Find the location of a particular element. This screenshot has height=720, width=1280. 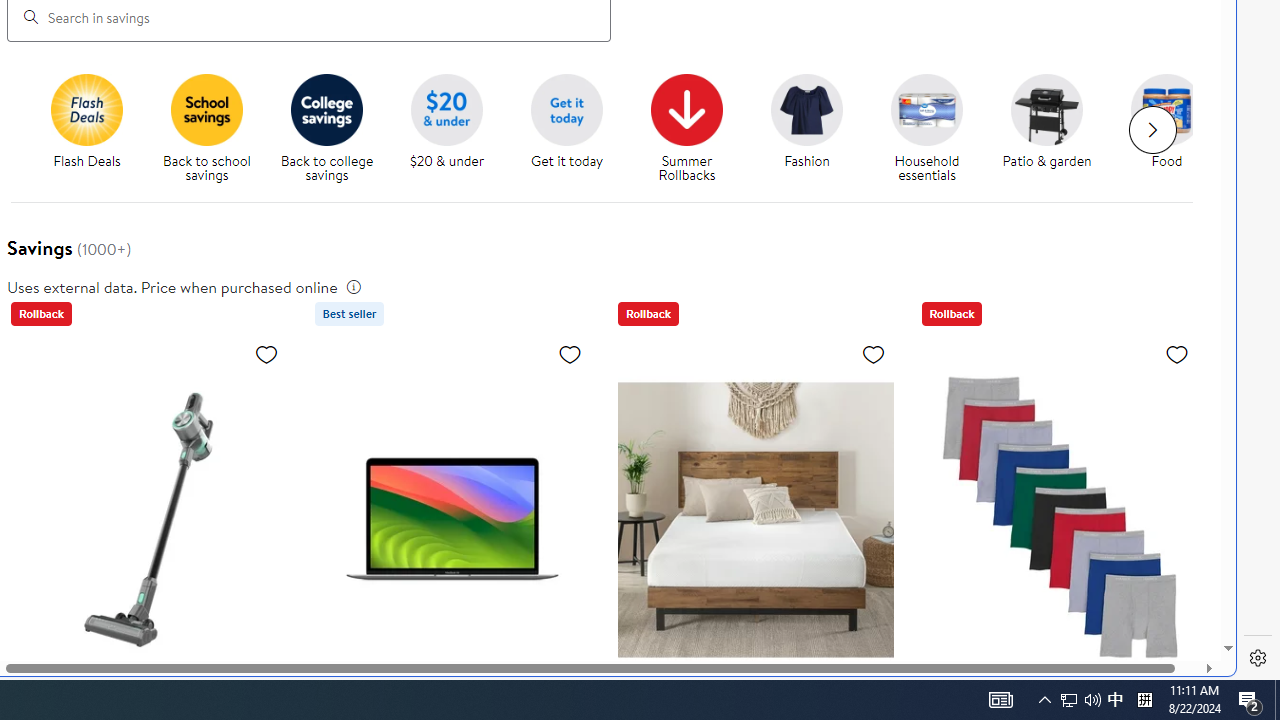

'Next slide for chipModuleWithImages list' is located at coordinates (1153, 129).